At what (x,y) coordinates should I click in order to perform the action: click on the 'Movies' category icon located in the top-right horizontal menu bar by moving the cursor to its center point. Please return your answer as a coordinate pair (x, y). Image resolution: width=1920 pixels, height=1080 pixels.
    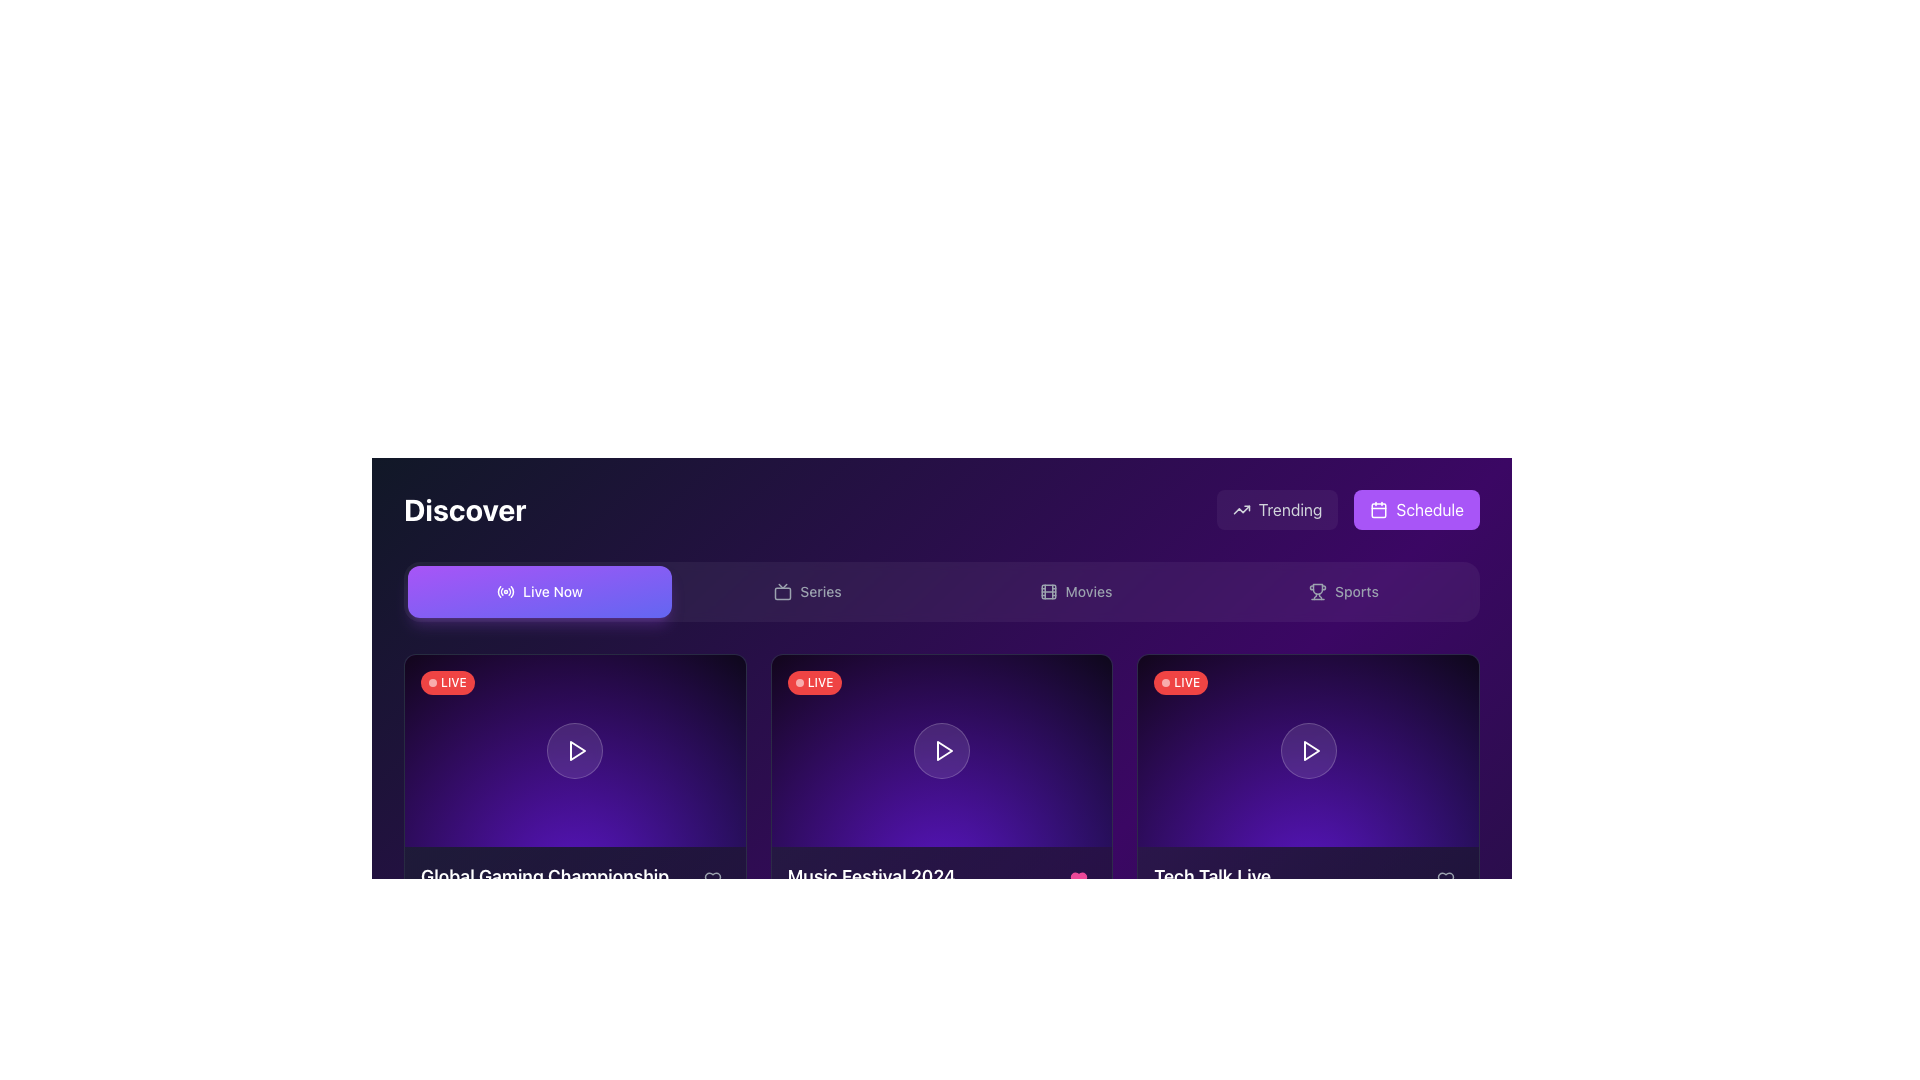
    Looking at the image, I should click on (1047, 590).